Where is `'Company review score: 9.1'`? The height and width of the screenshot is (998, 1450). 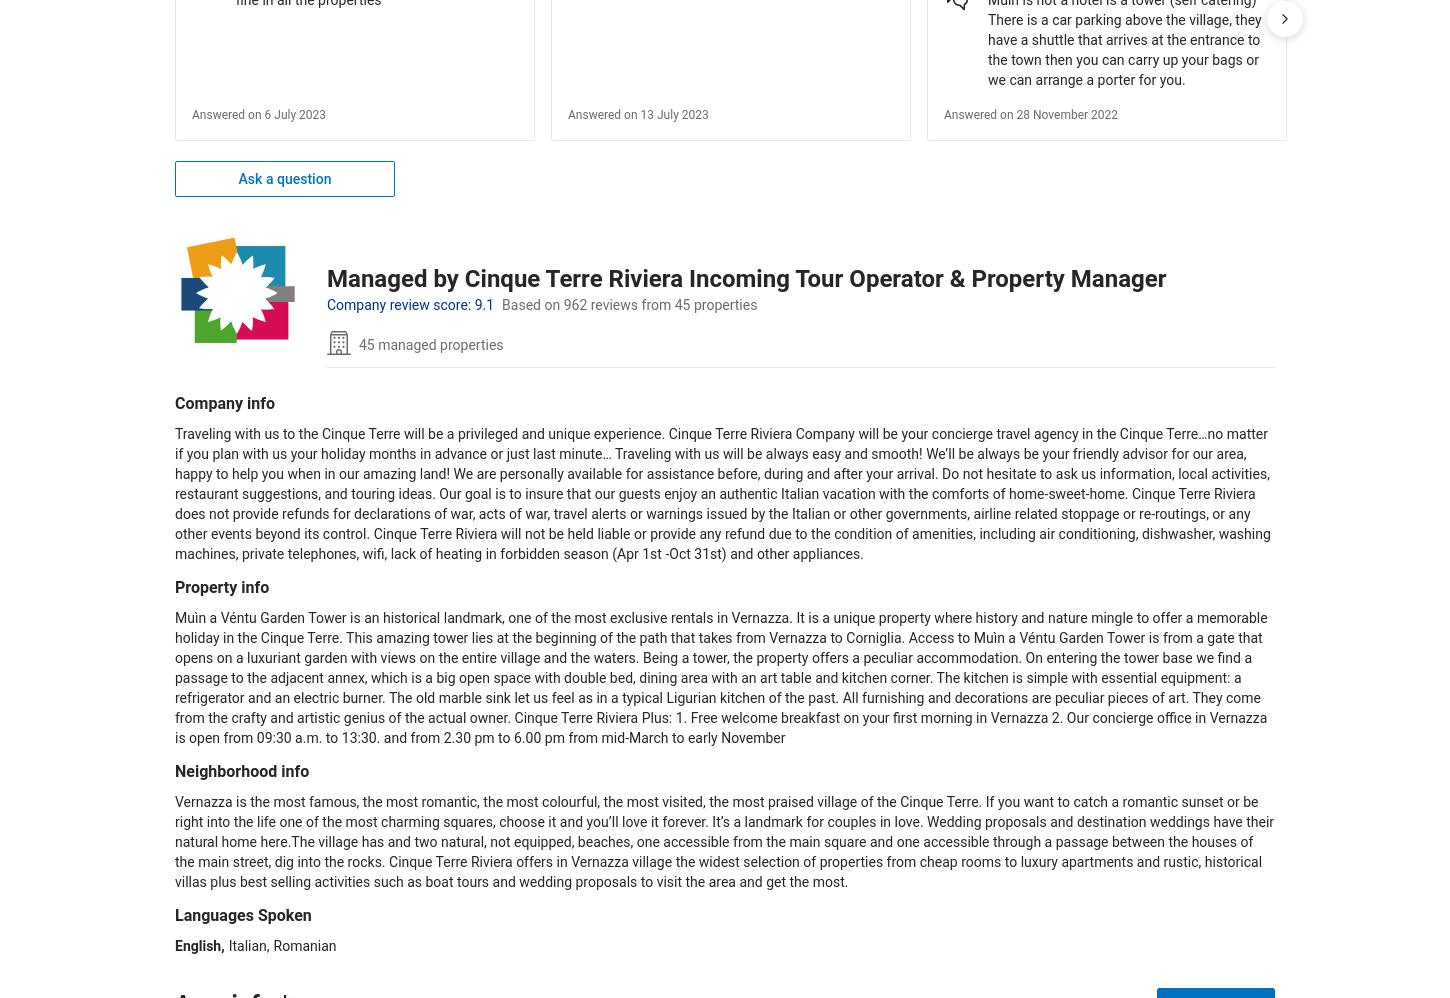
'Company review score: 9.1' is located at coordinates (409, 303).